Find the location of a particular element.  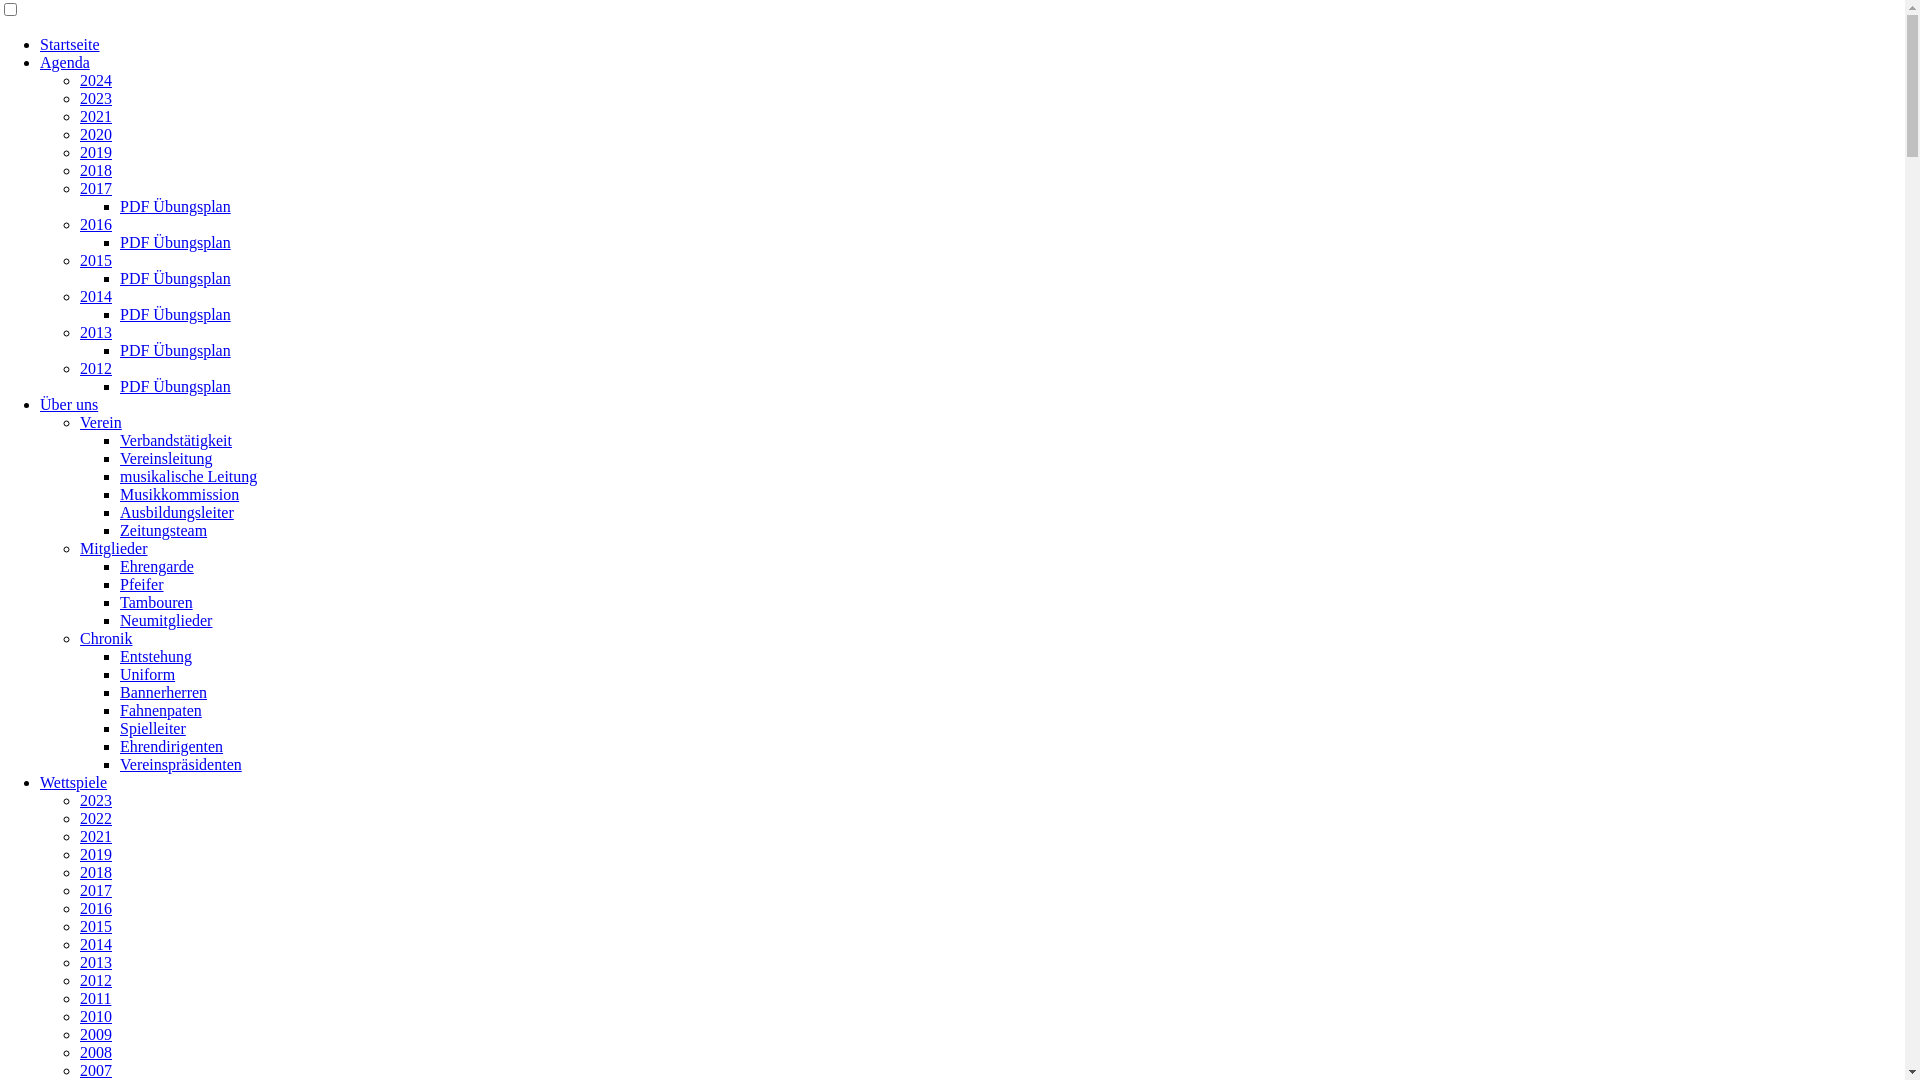

'2009' is located at coordinates (80, 1034).